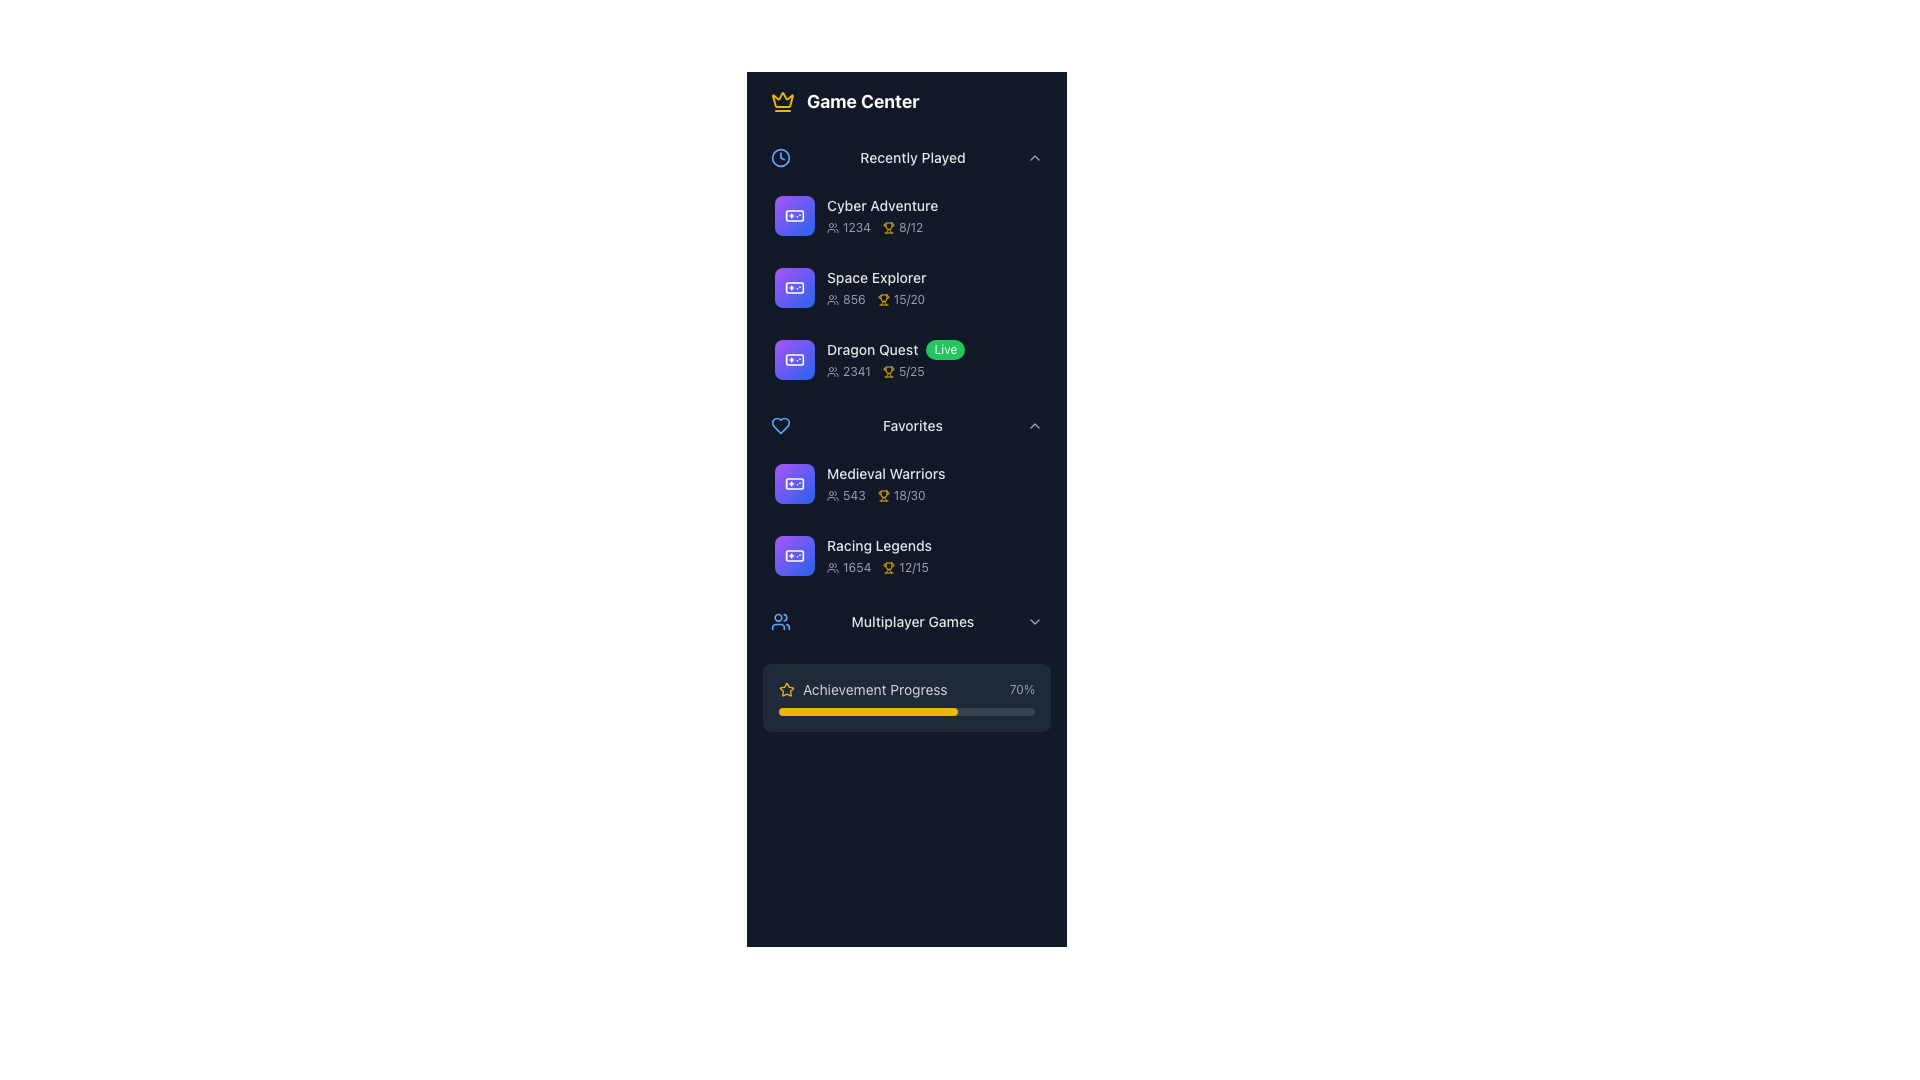 Image resolution: width=1920 pixels, height=1080 pixels. Describe the element at coordinates (906, 157) in the screenshot. I see `the Collapsible Section Header that organizes and toggles the visibility of the 'Recently Played' section in the 'Game Center' menu for a highlight effect` at that location.